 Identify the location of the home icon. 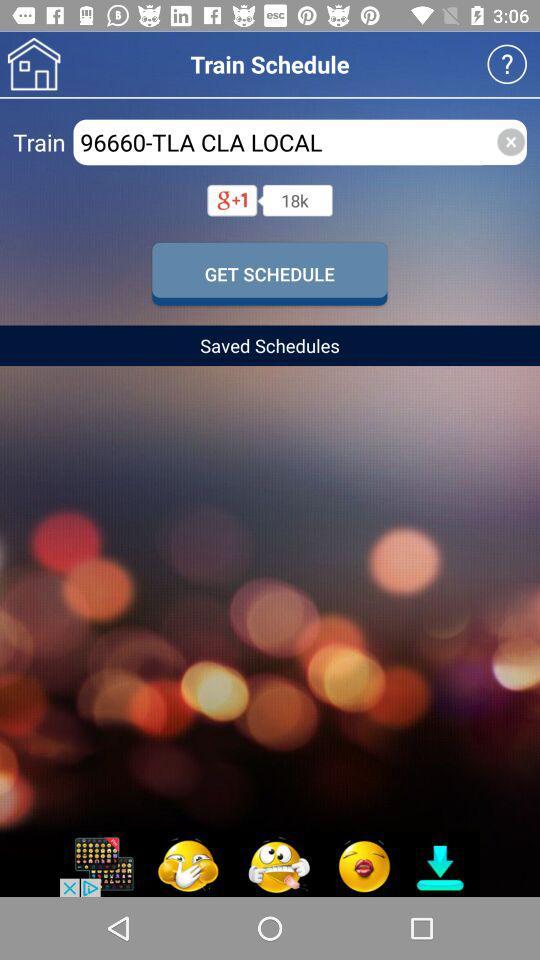
(33, 64).